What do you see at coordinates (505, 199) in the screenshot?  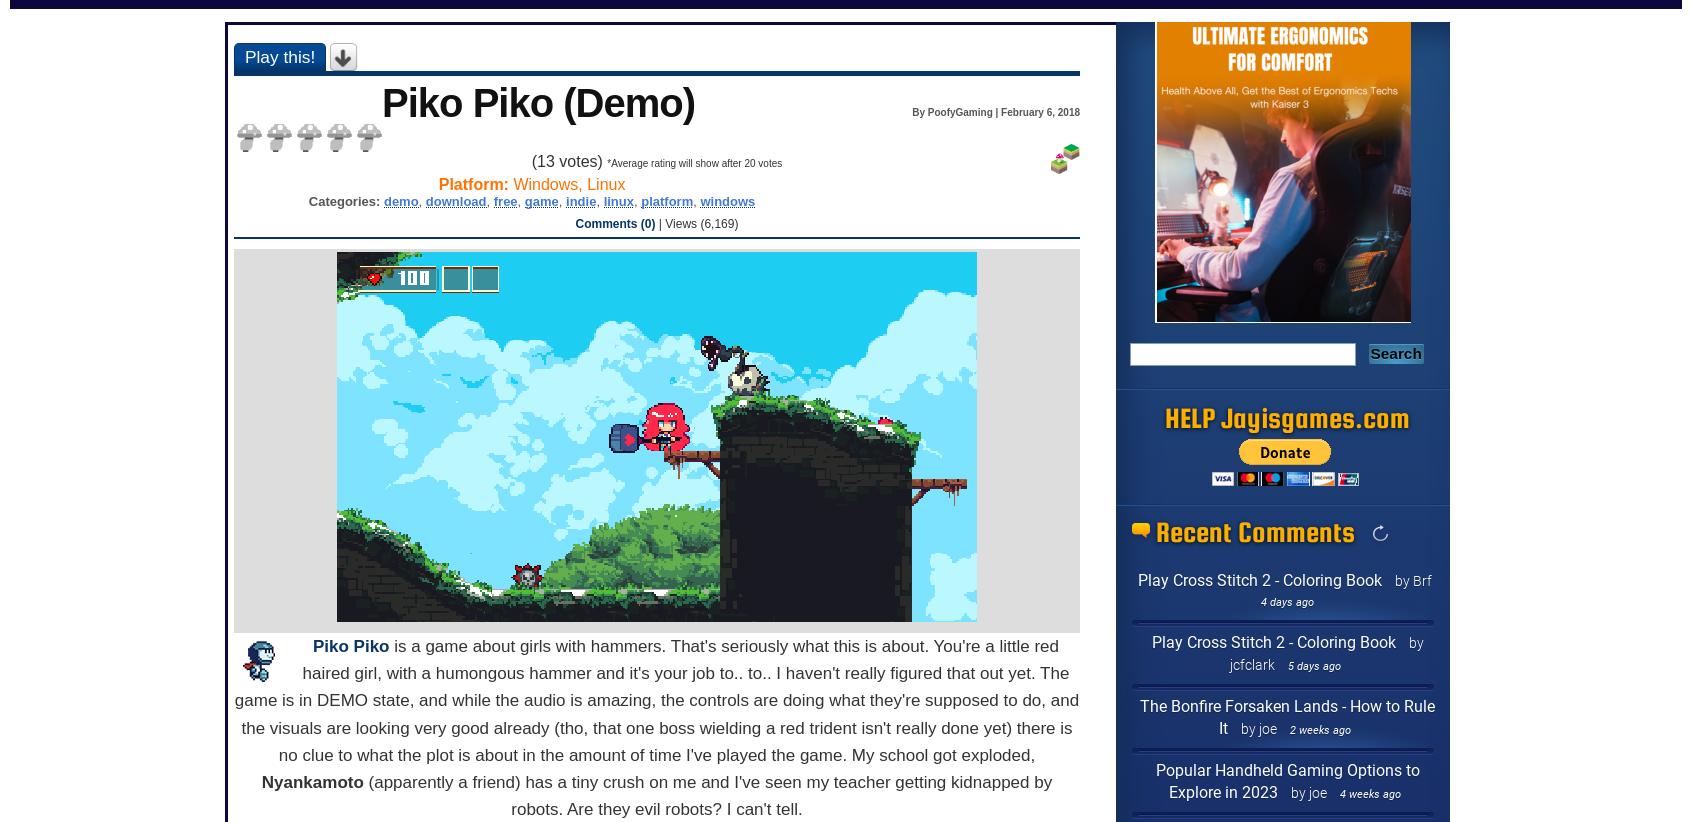 I see `'free'` at bounding box center [505, 199].